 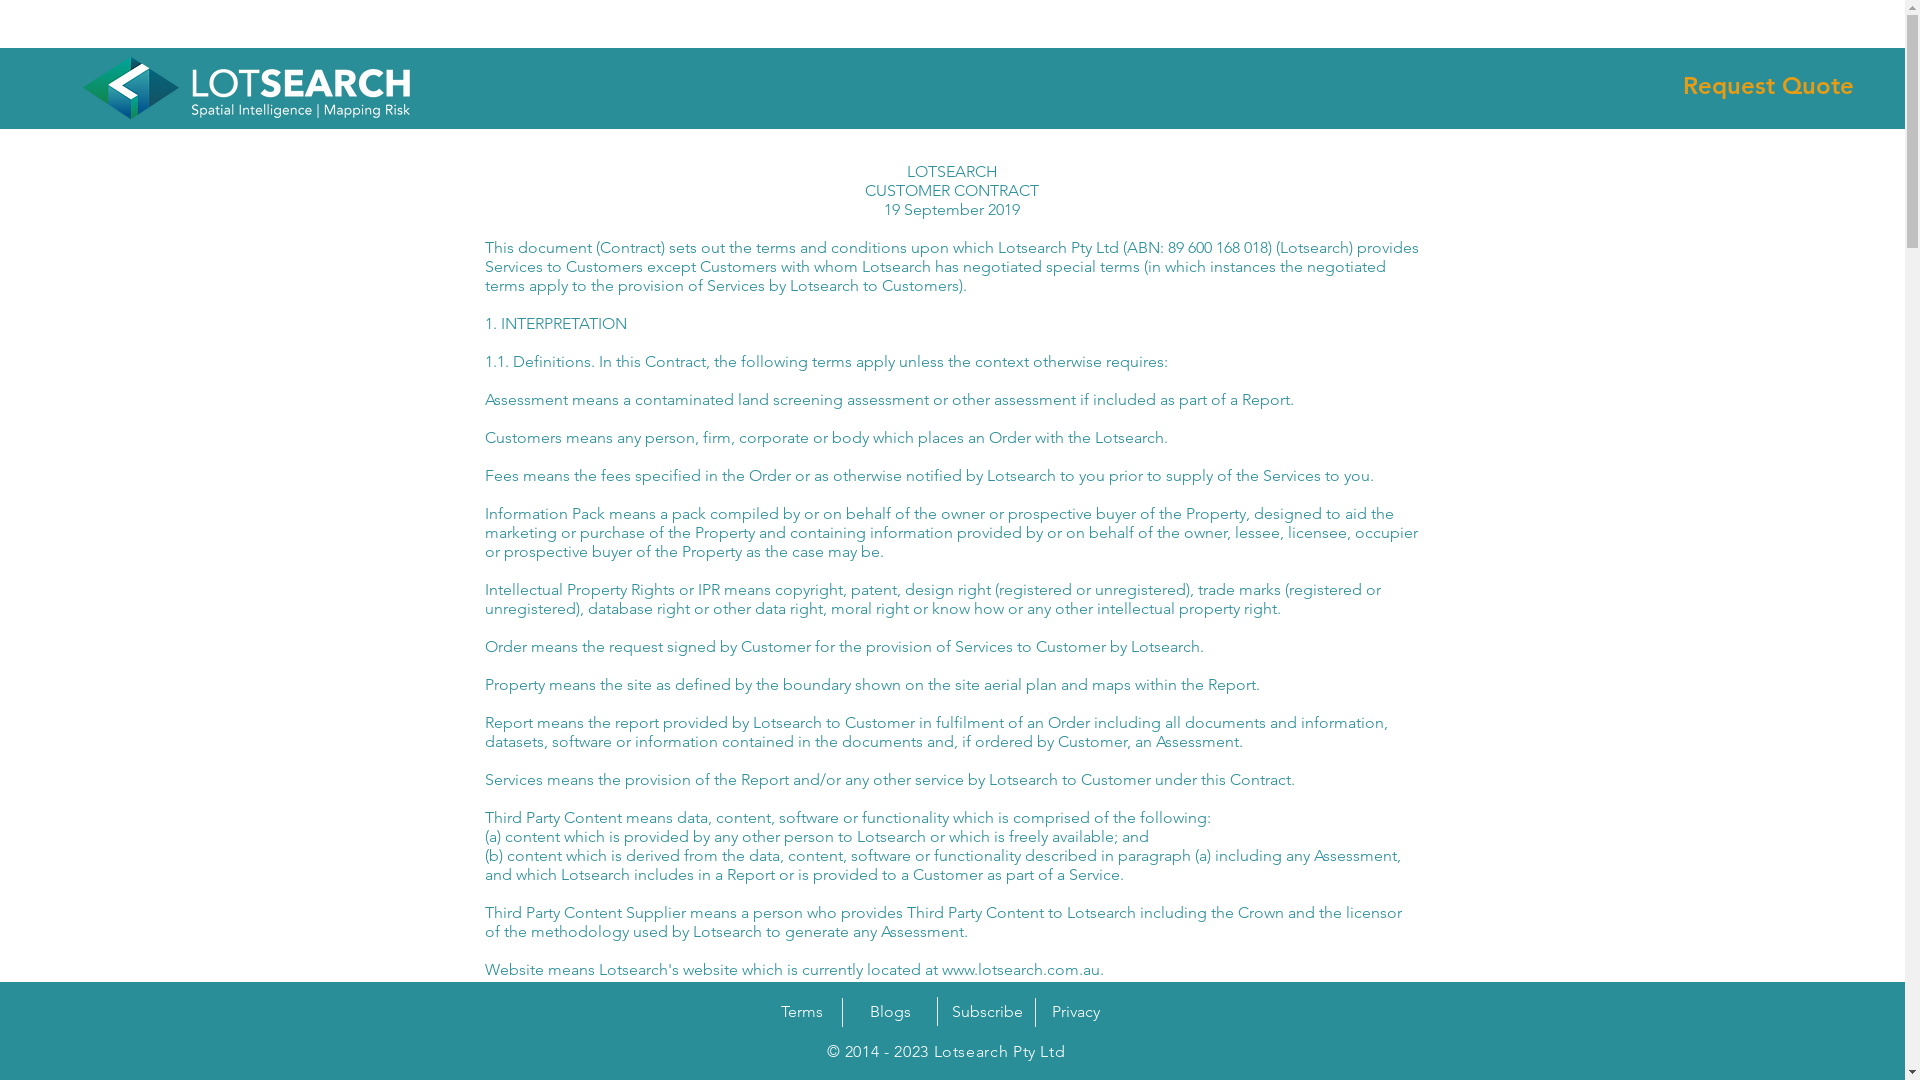 What do you see at coordinates (1768, 84) in the screenshot?
I see `'Request Quote'` at bounding box center [1768, 84].